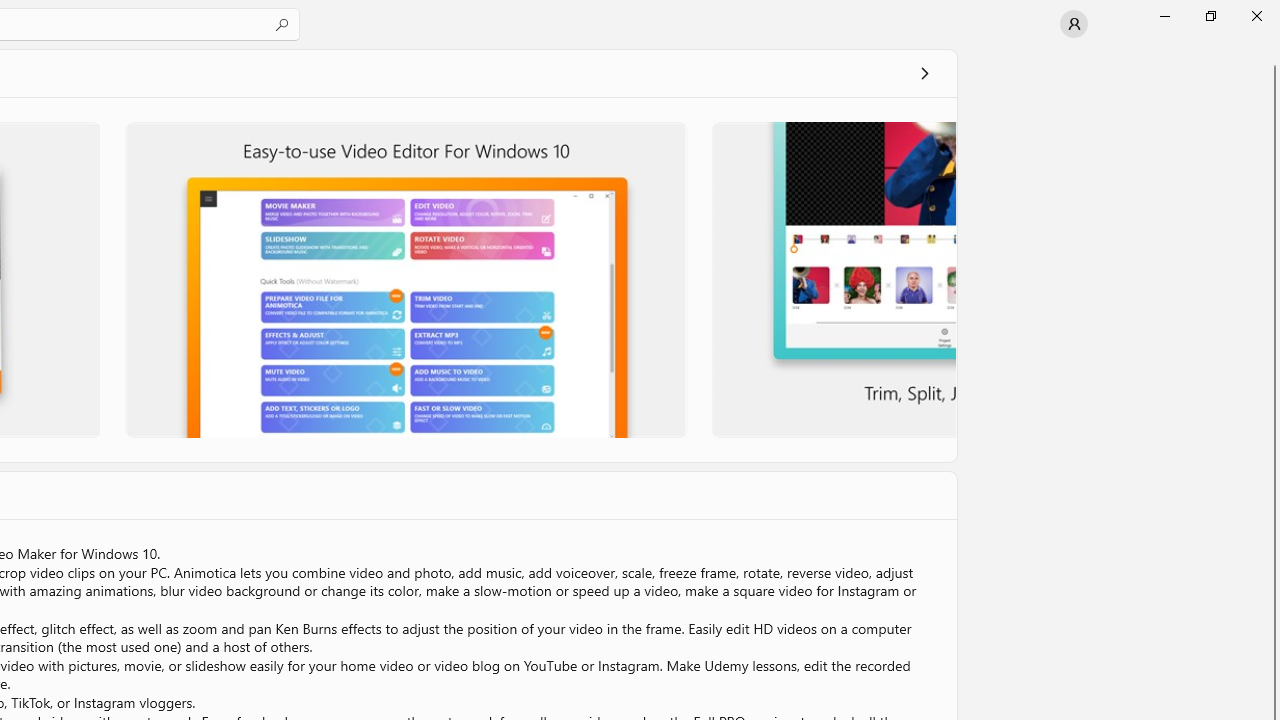 Image resolution: width=1280 pixels, height=720 pixels. What do you see at coordinates (832, 279) in the screenshot?
I see `'Trim, Split, Join Video and Photo in Animotica'` at bounding box center [832, 279].